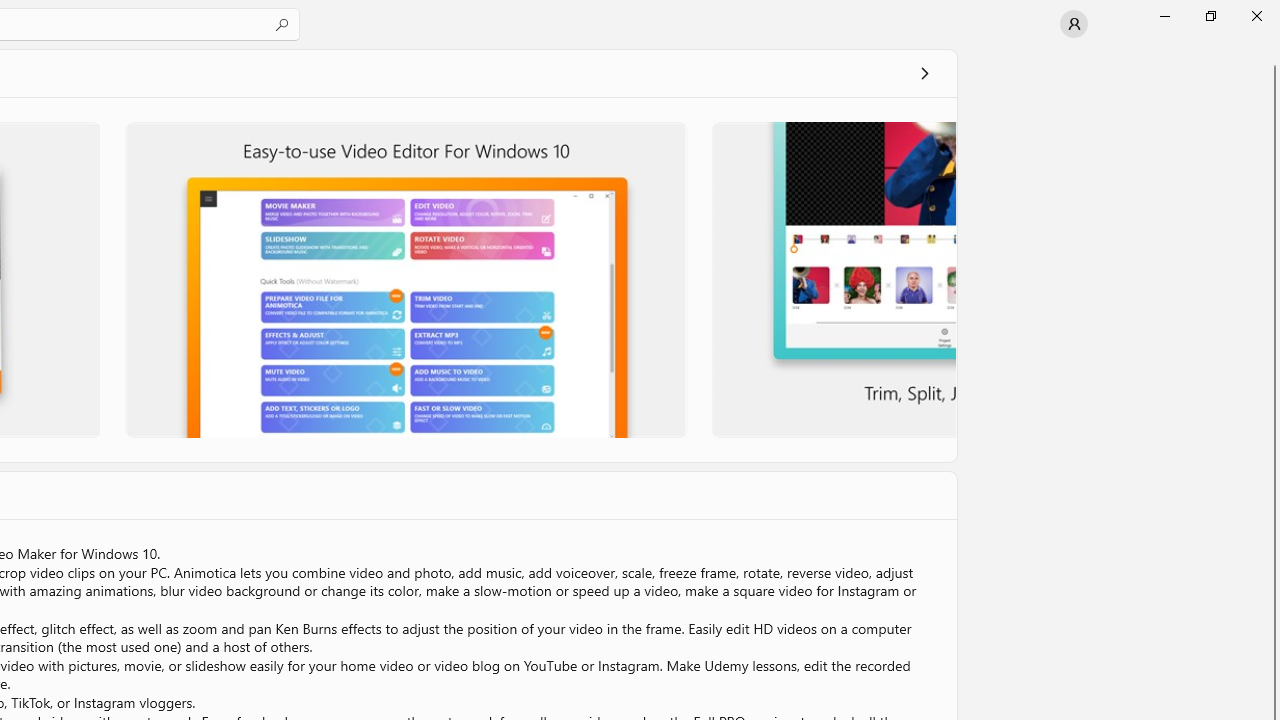 Image resolution: width=1280 pixels, height=720 pixels. What do you see at coordinates (832, 279) in the screenshot?
I see `'Trim, Split, Join Video and Photo in Animotica'` at bounding box center [832, 279].